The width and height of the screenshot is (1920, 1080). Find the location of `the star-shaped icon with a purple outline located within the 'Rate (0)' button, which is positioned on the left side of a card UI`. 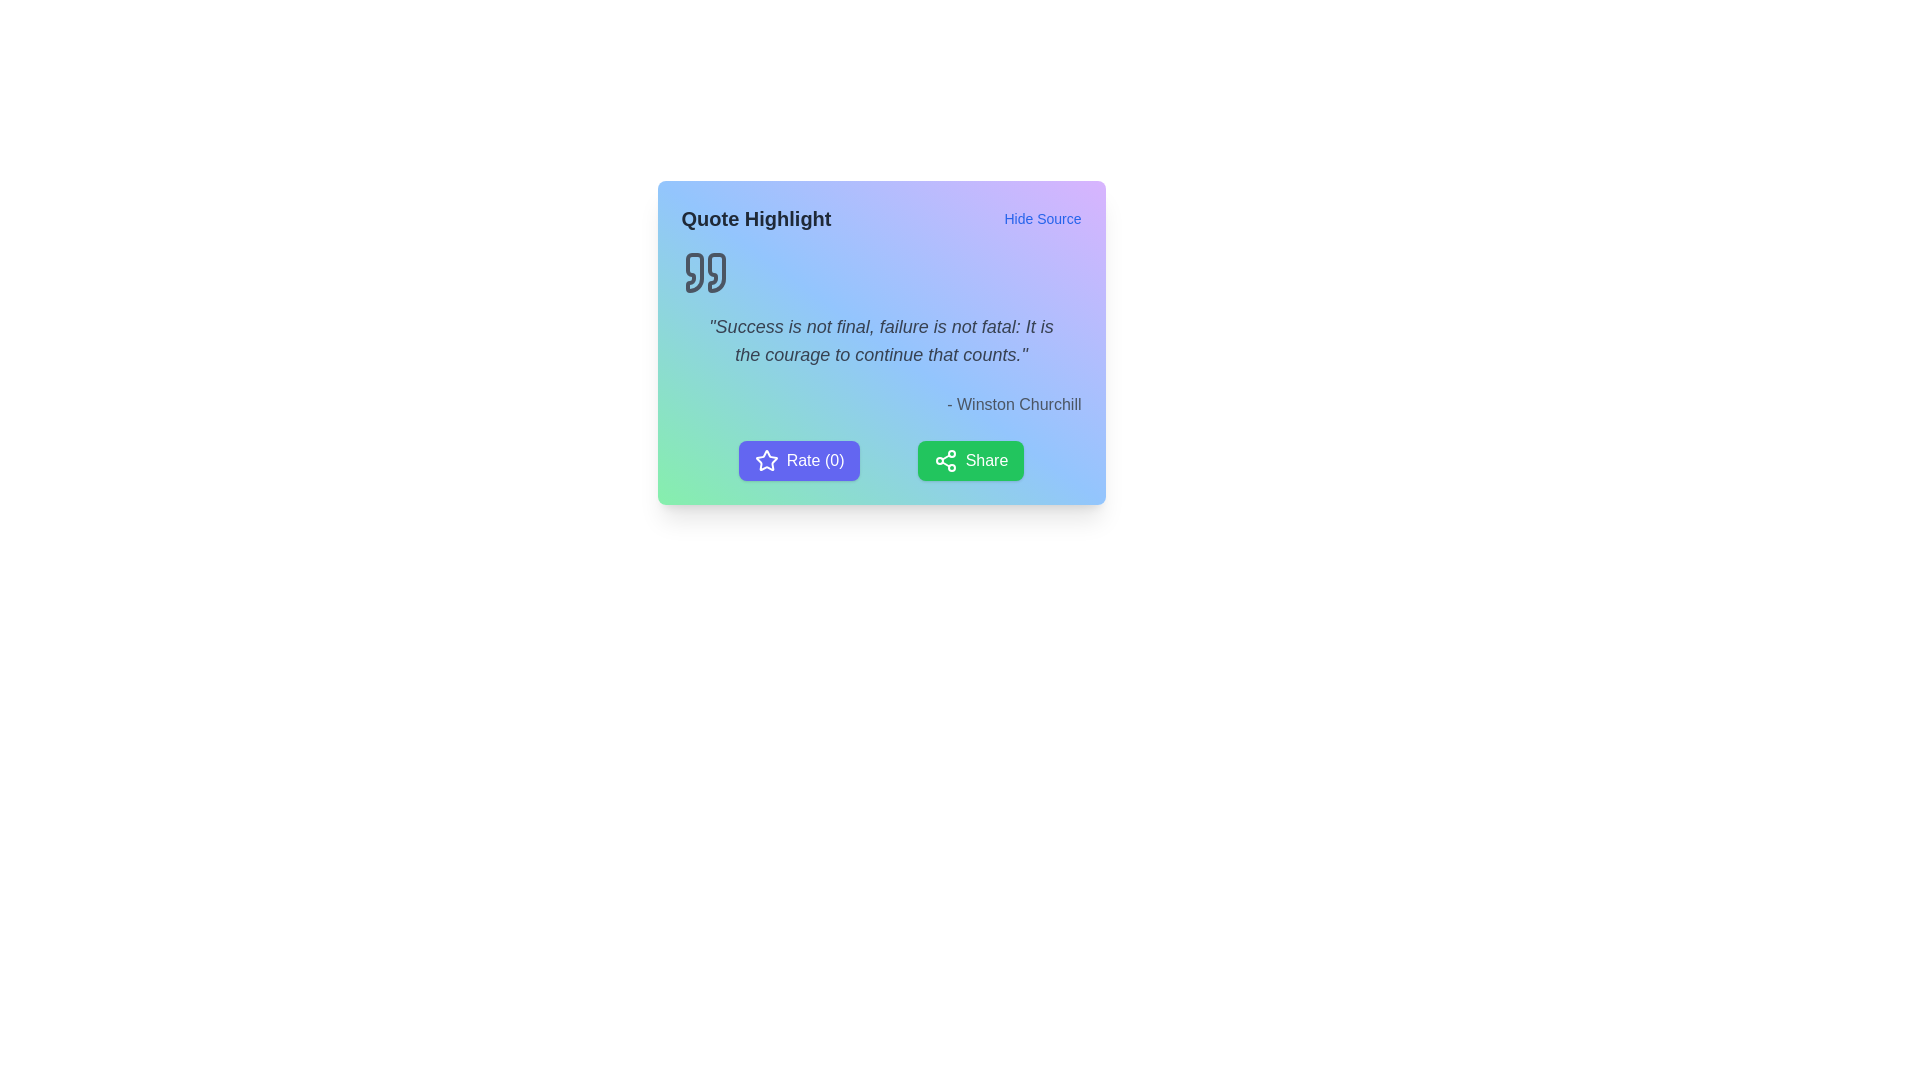

the star-shaped icon with a purple outline located within the 'Rate (0)' button, which is positioned on the left side of a card UI is located at coordinates (765, 460).